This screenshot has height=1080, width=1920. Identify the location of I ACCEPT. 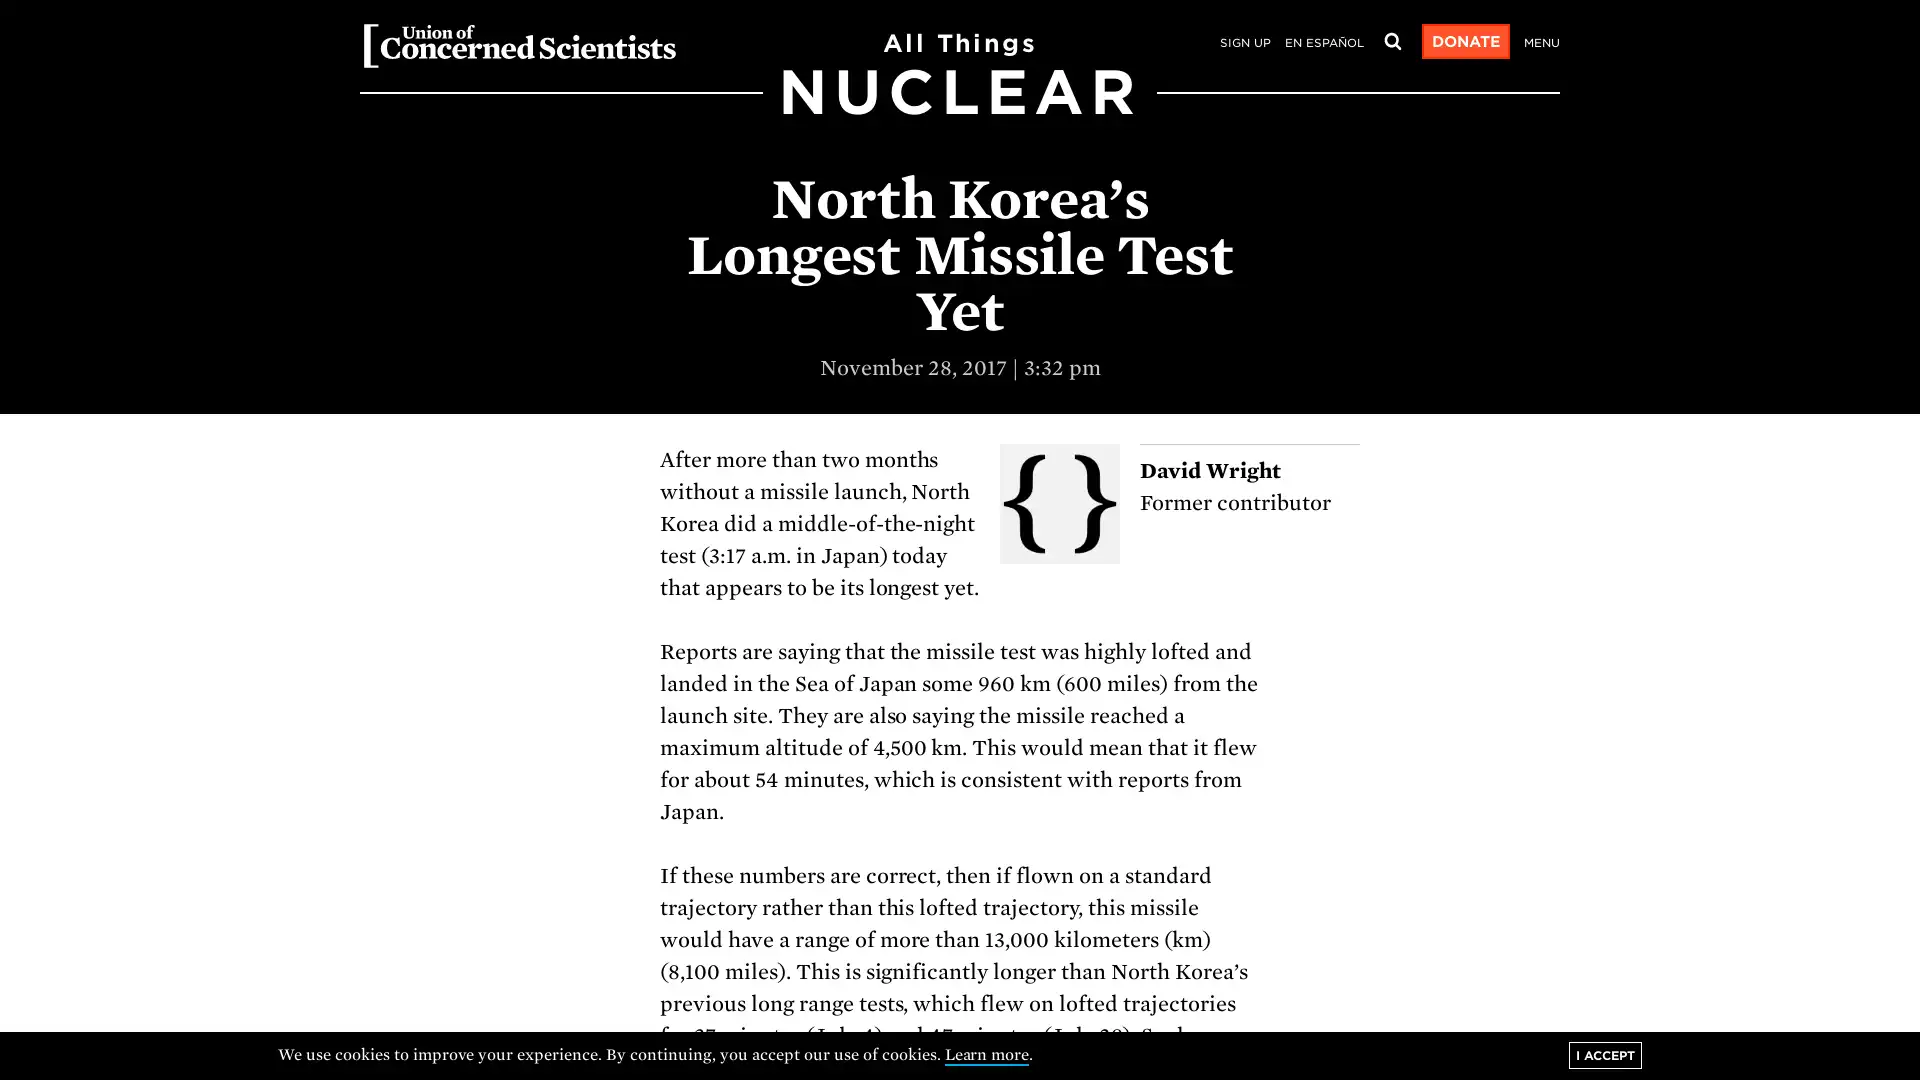
(1605, 1054).